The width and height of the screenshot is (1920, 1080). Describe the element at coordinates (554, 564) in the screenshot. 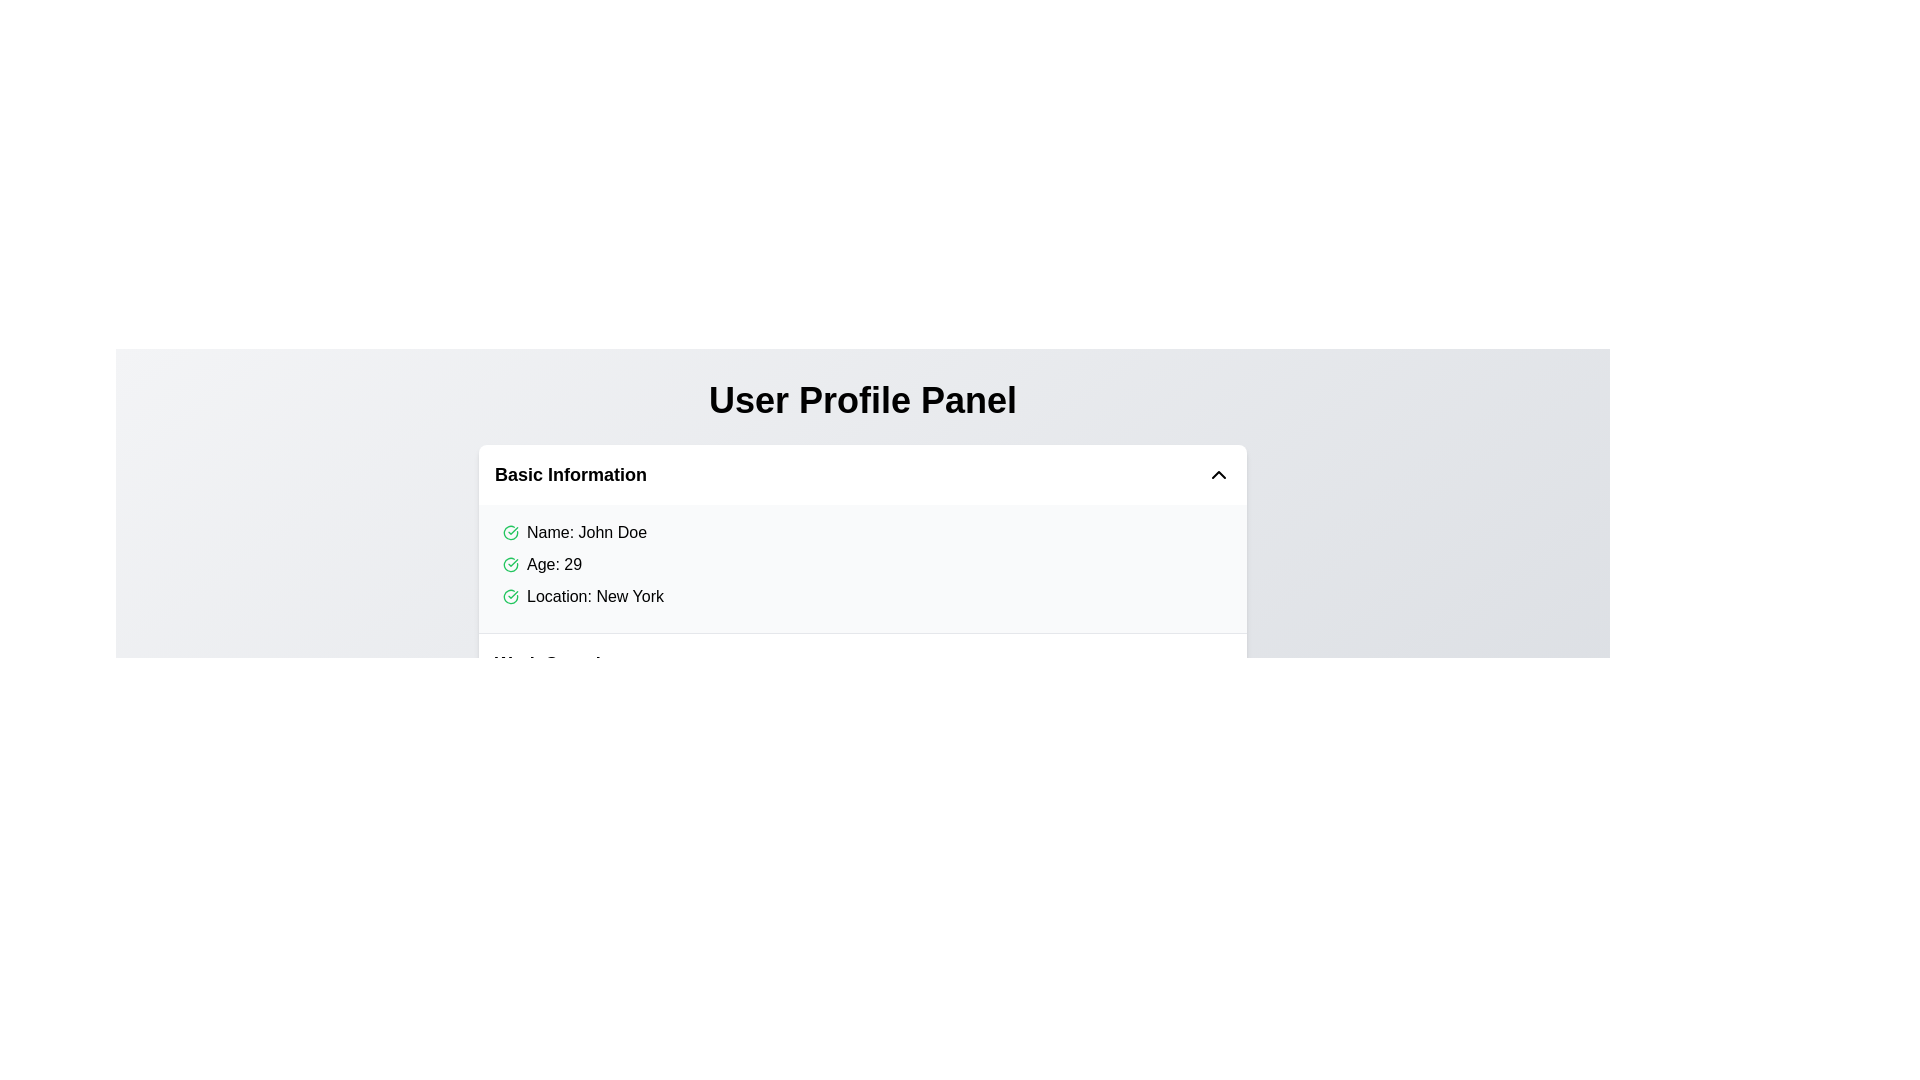

I see `user's age displayed in the static text label located in the profile panel under 'Basic Information', following the entry 'Name: John Doe'` at that location.